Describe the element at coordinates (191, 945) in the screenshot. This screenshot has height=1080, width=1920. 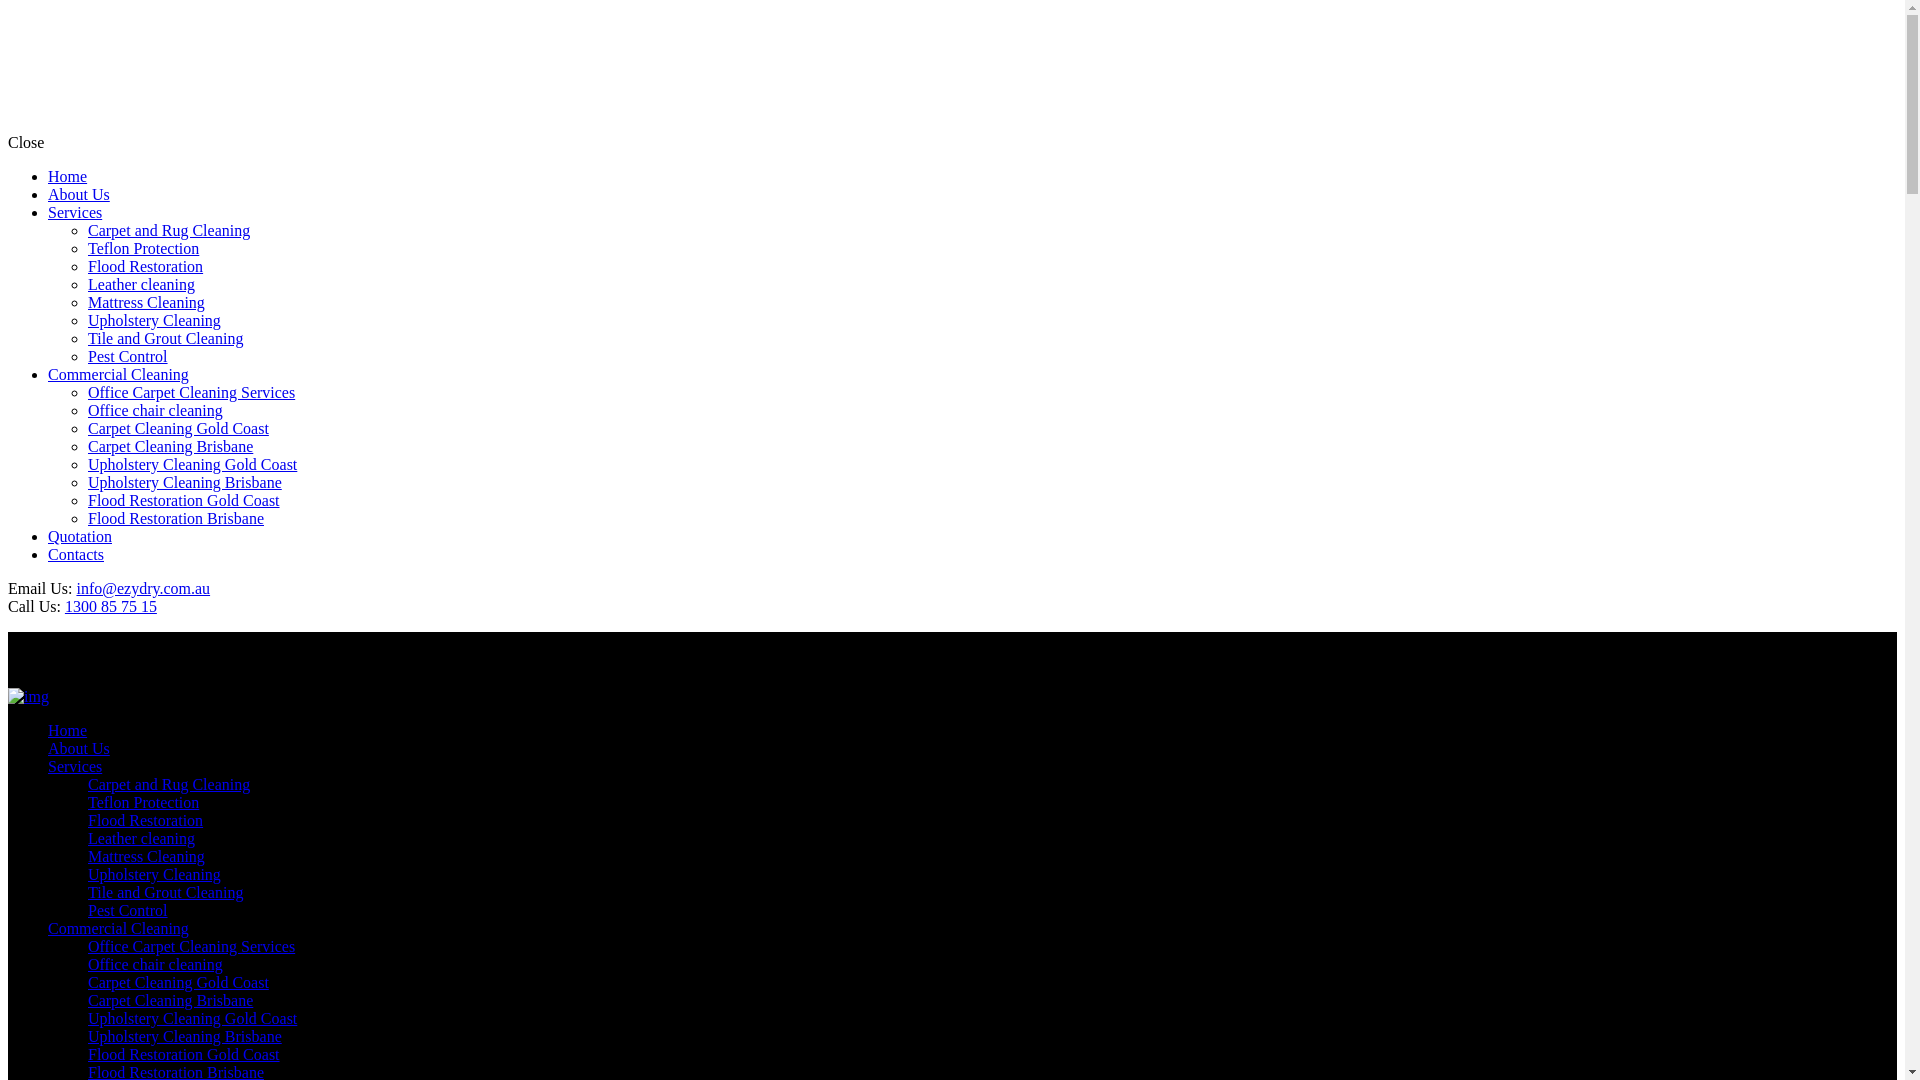
I see `'Office Carpet Cleaning Services'` at that location.